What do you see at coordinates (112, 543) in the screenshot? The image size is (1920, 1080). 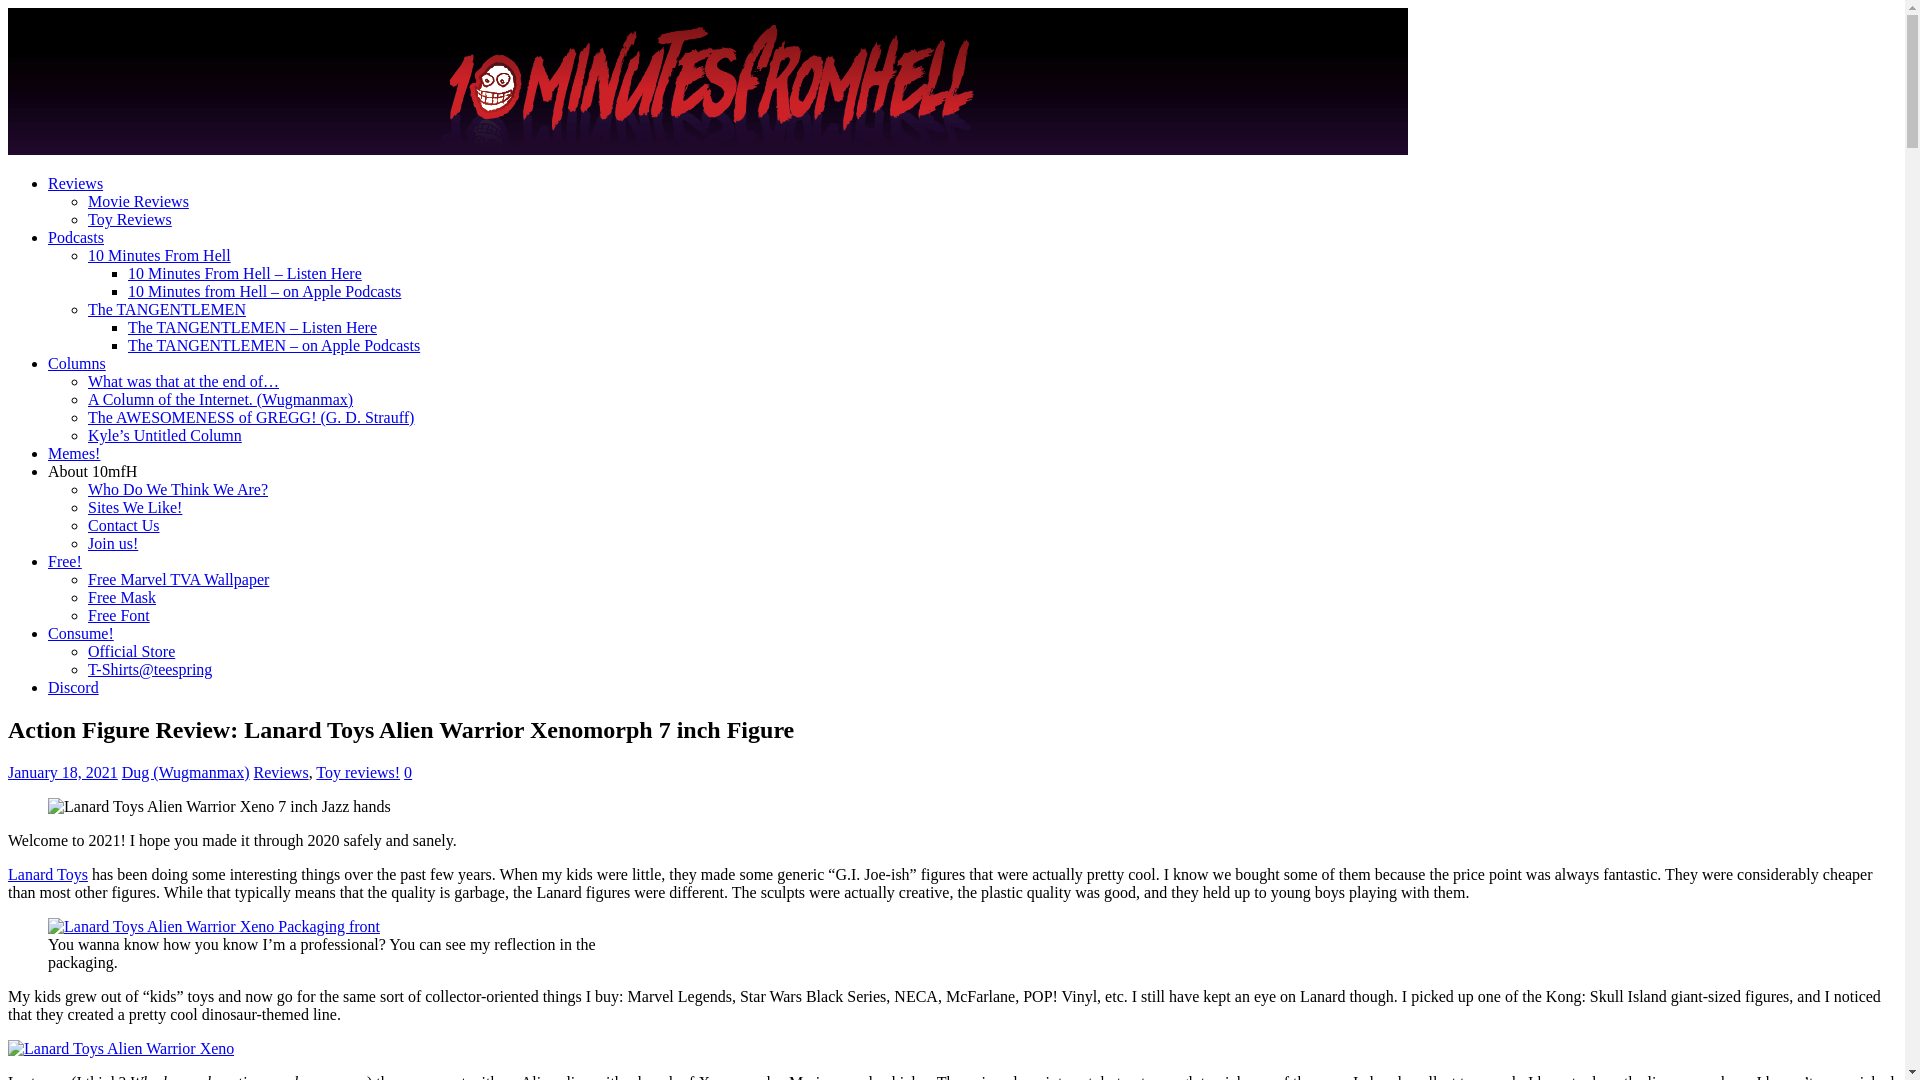 I see `'Join us!'` at bounding box center [112, 543].